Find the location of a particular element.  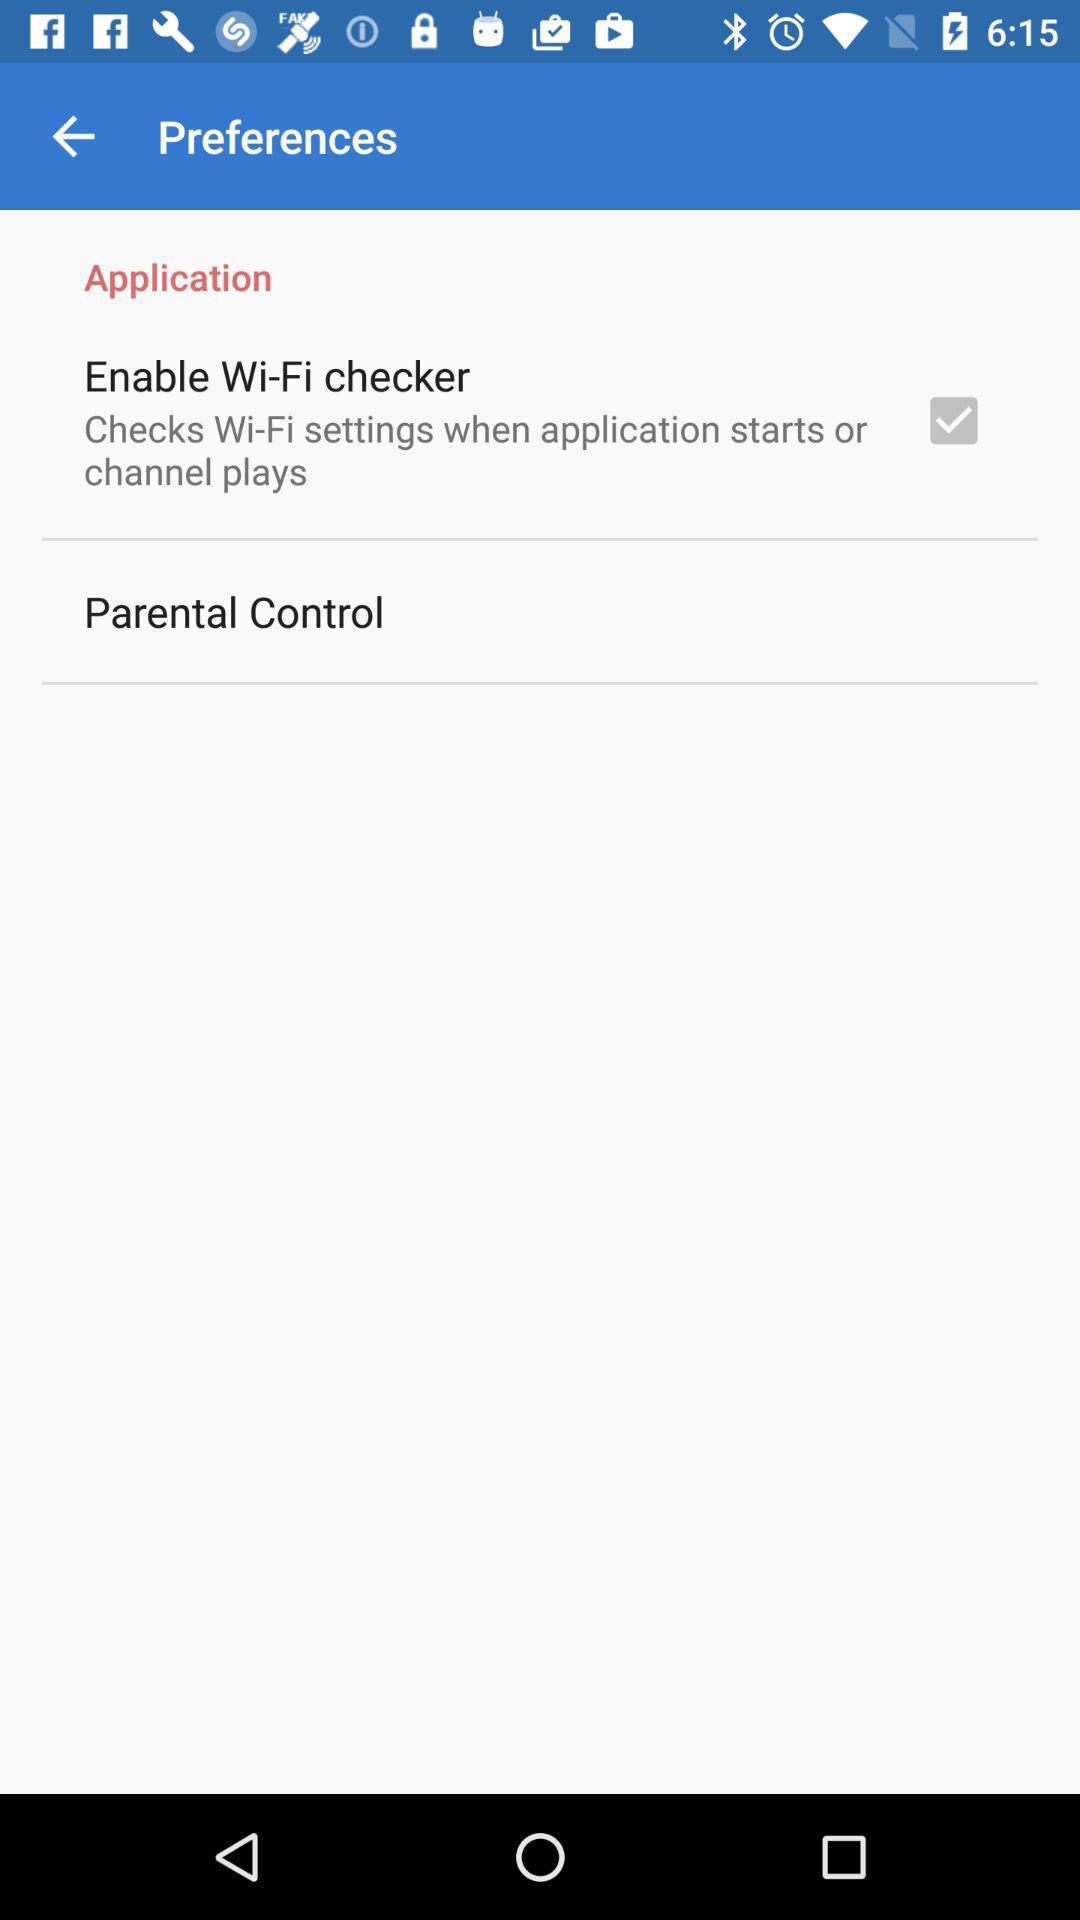

item above the application item is located at coordinates (72, 135).